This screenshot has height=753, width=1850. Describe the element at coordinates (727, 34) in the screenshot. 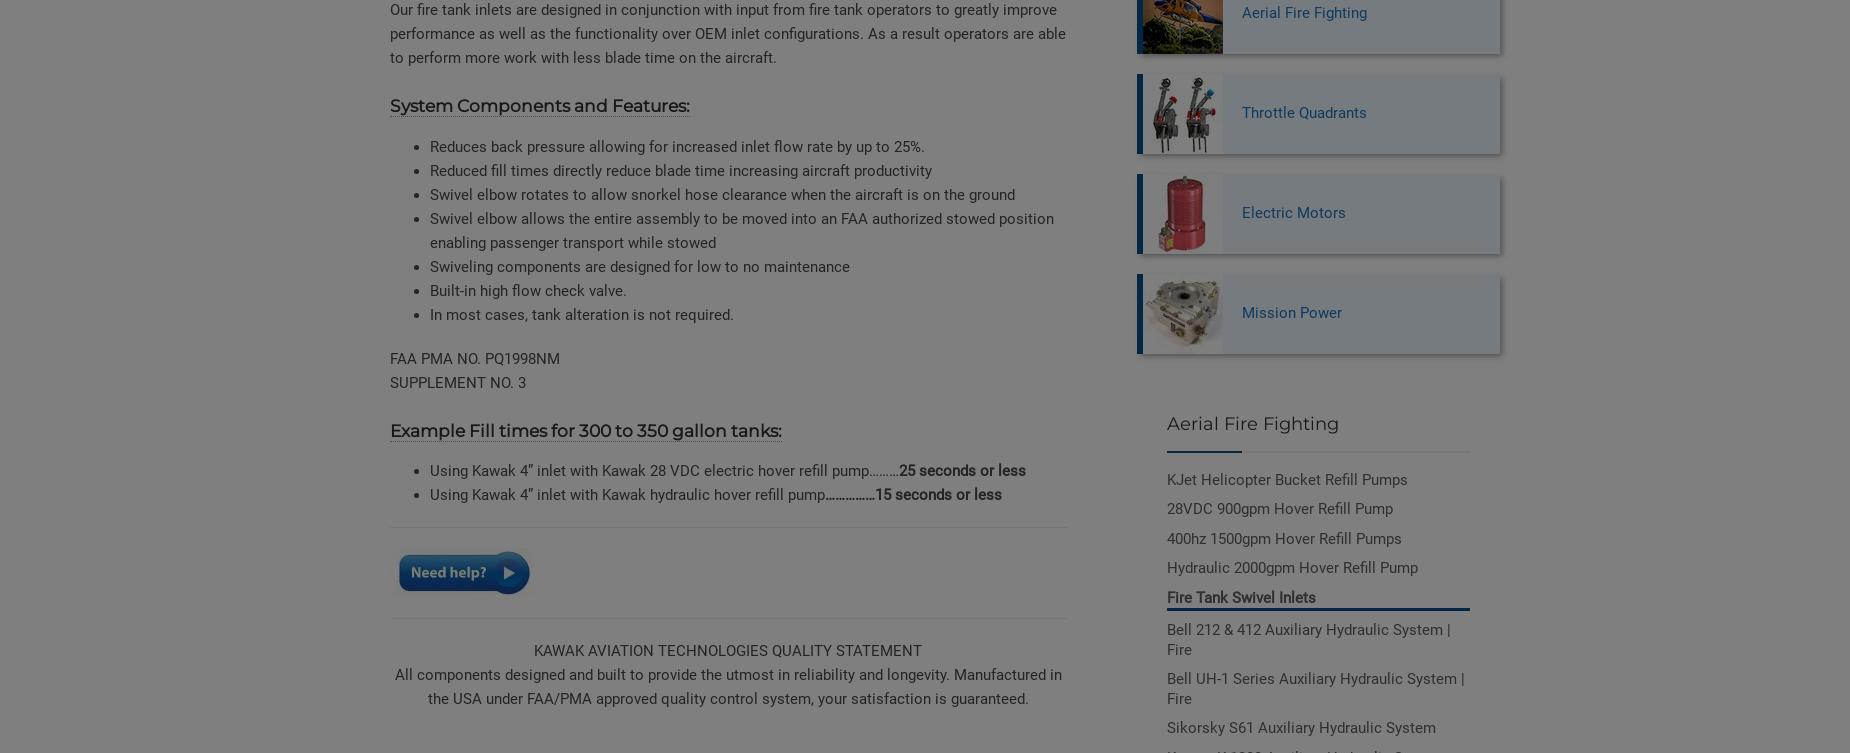

I see `'Our fire tank inlets are designed in conjunction with input from fire tank operators to greatly improve performance as well as the functionality over OEM inlet configurations. As a result operators are able to perform more work with less blade time on the aircraft.'` at that location.